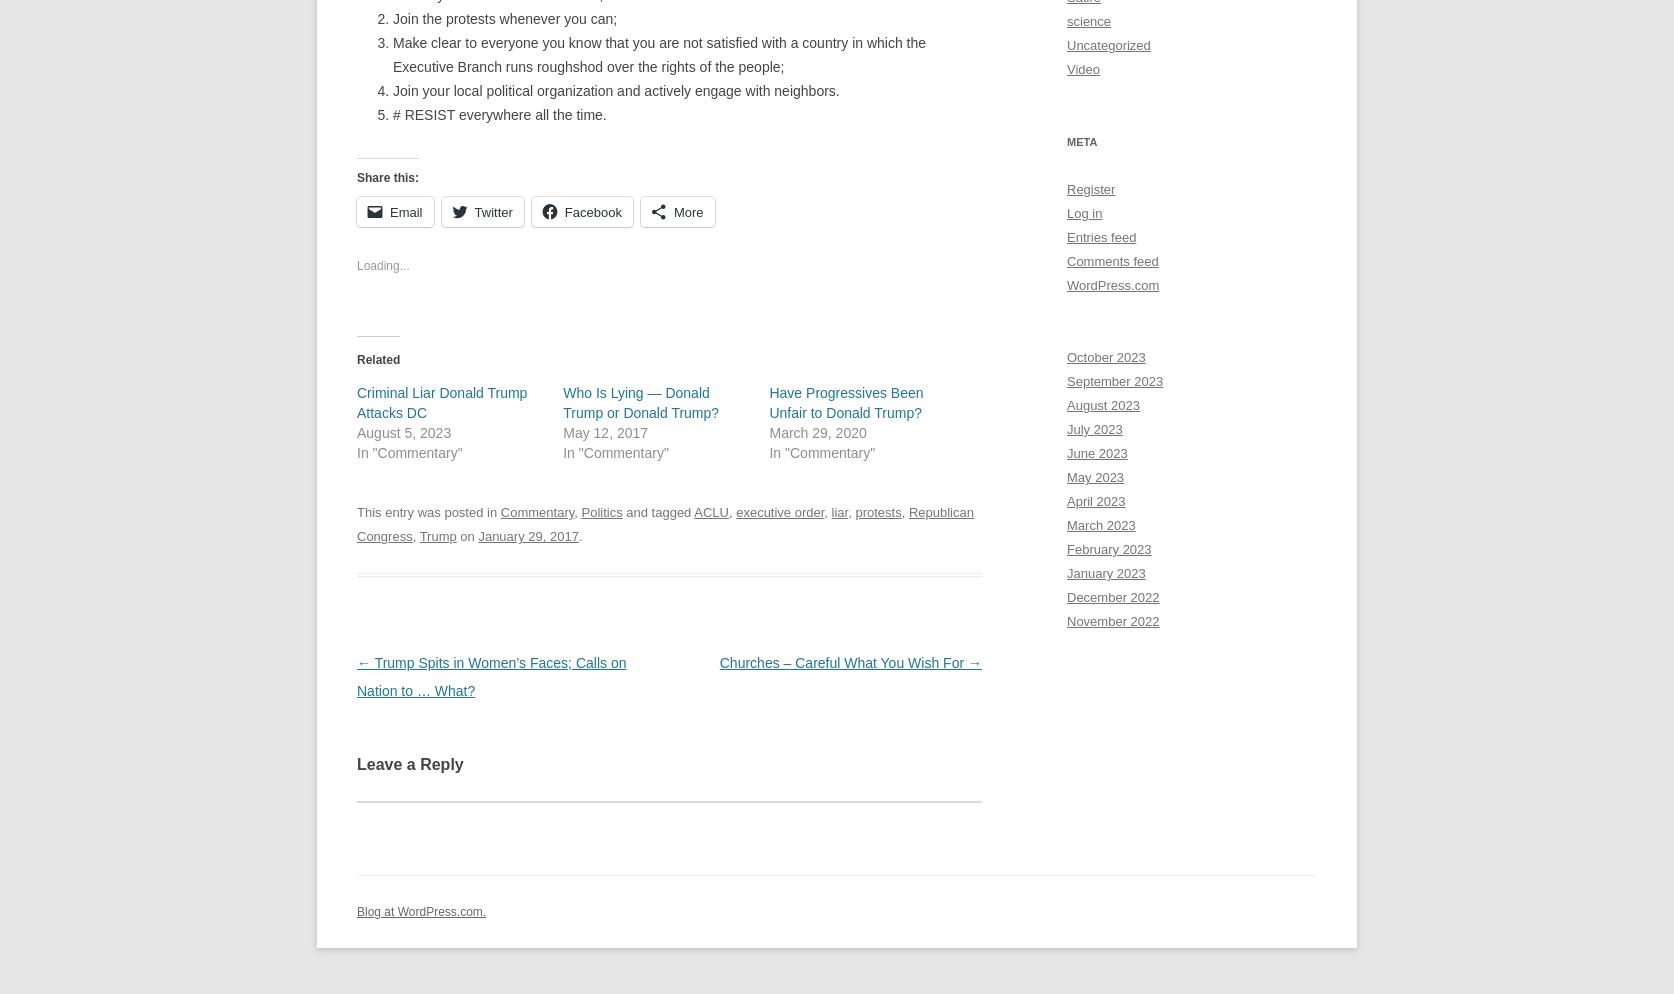 Image resolution: width=1674 pixels, height=994 pixels. Describe the element at coordinates (1083, 213) in the screenshot. I see `'Log in'` at that location.